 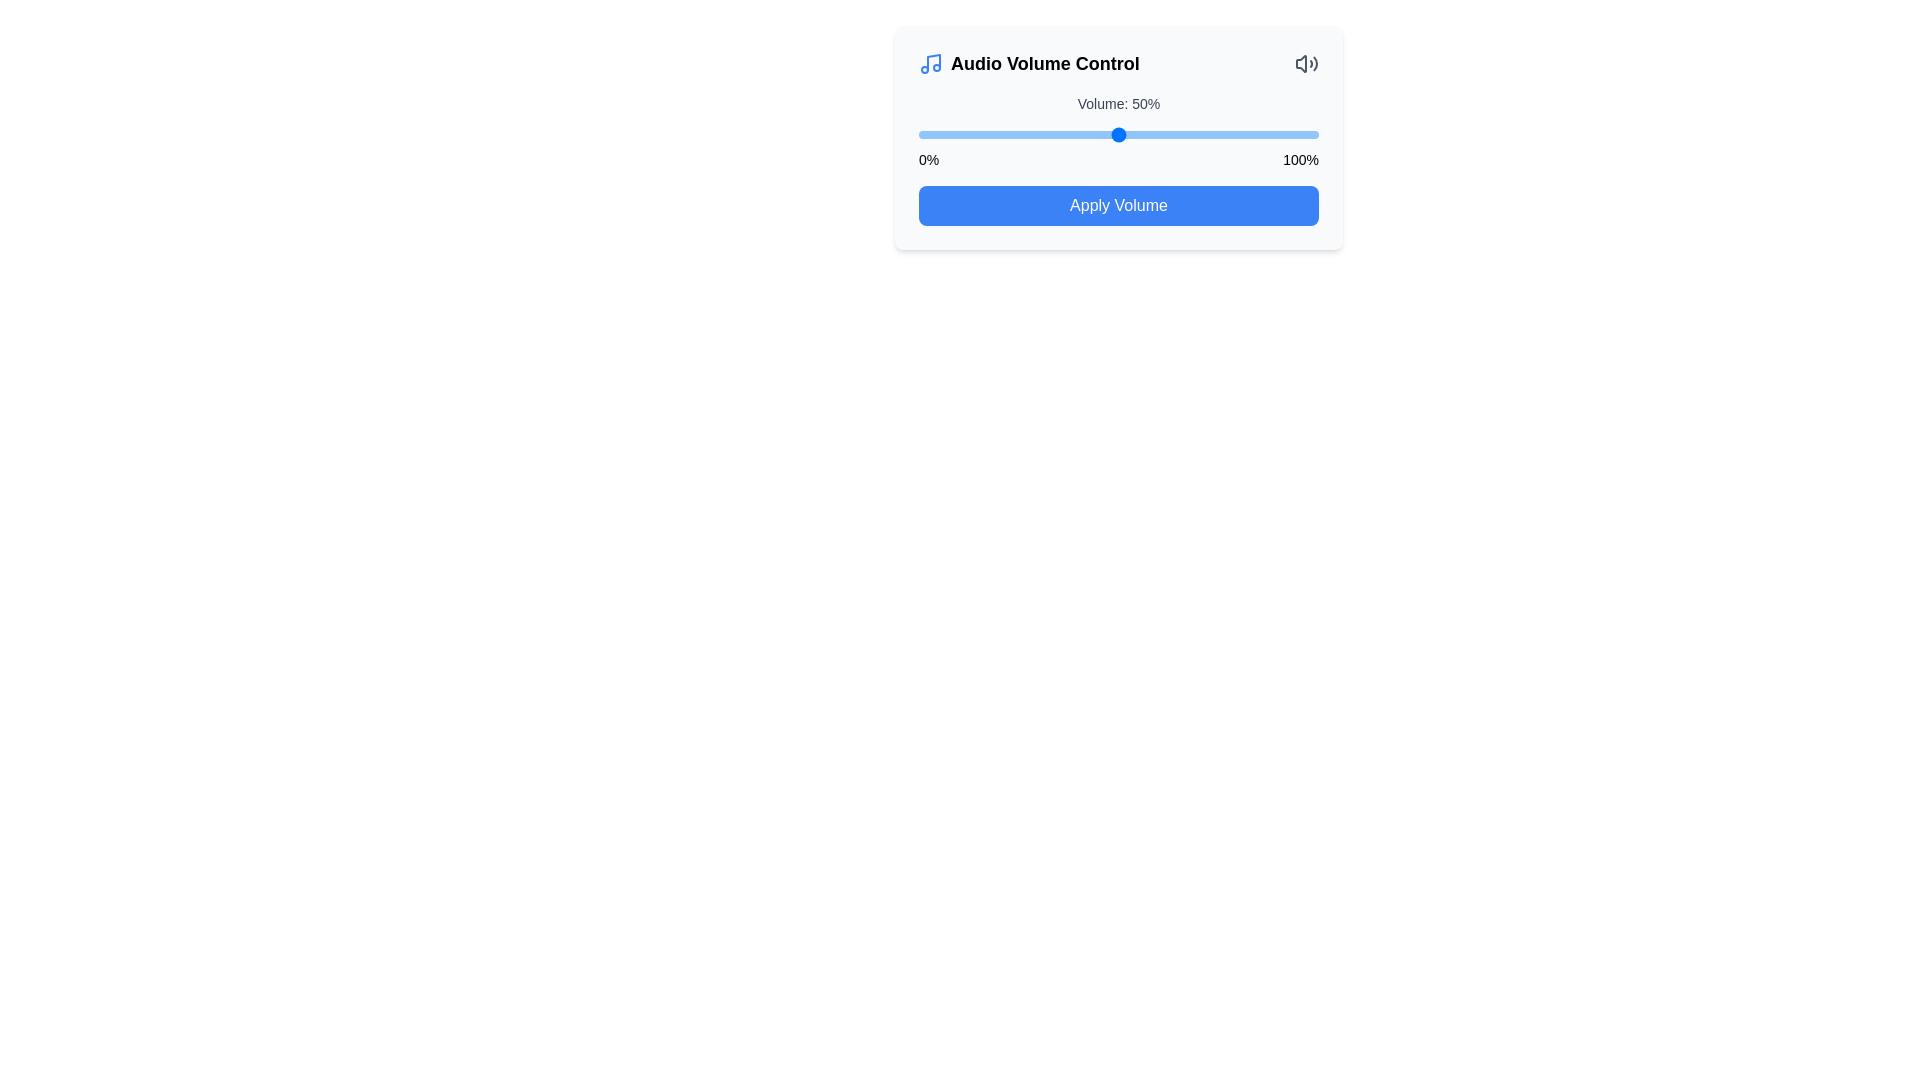 What do you see at coordinates (1117, 158) in the screenshot?
I see `the static informational text displaying '0%' and '100%' which indicates the minimum and maximum values of the volume control, positioned below the range slider labeled 'Volume: 50%'` at bounding box center [1117, 158].